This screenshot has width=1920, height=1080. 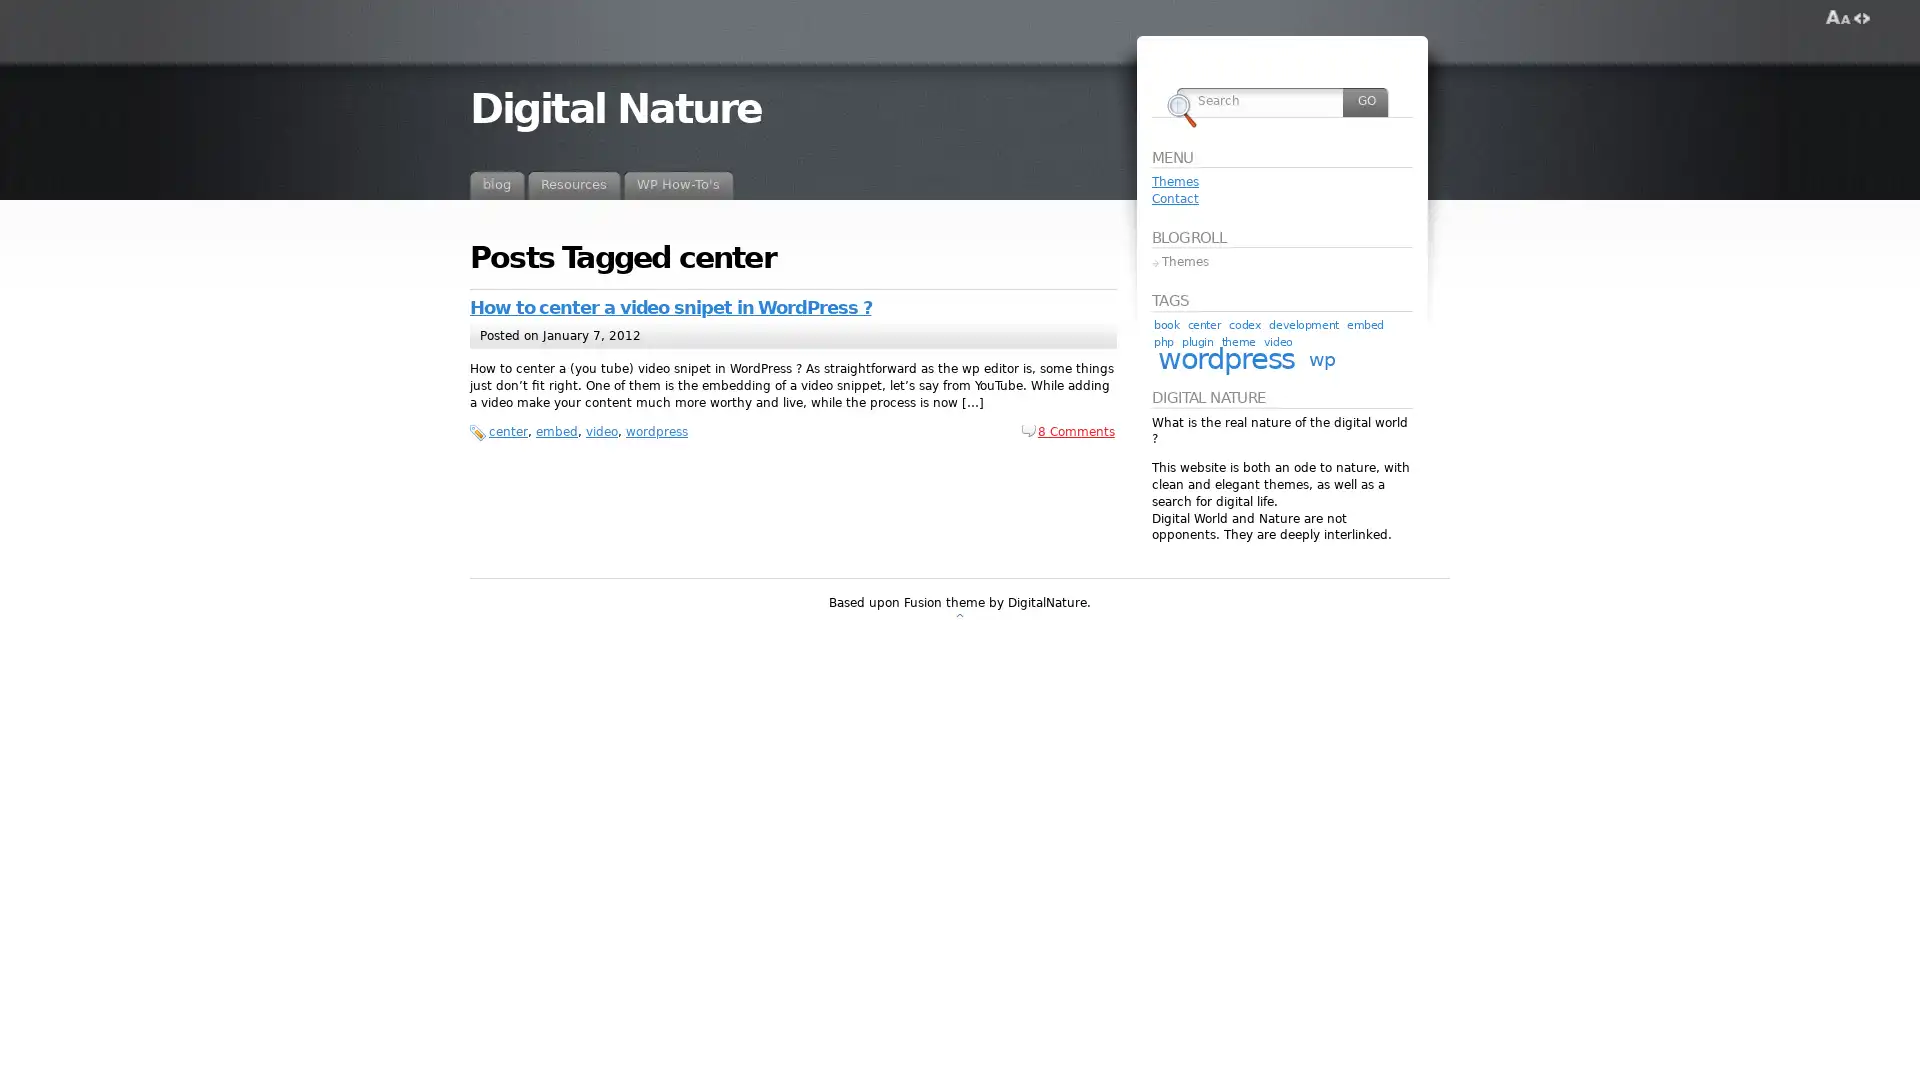 What do you see at coordinates (1365, 100) in the screenshot?
I see `Go` at bounding box center [1365, 100].